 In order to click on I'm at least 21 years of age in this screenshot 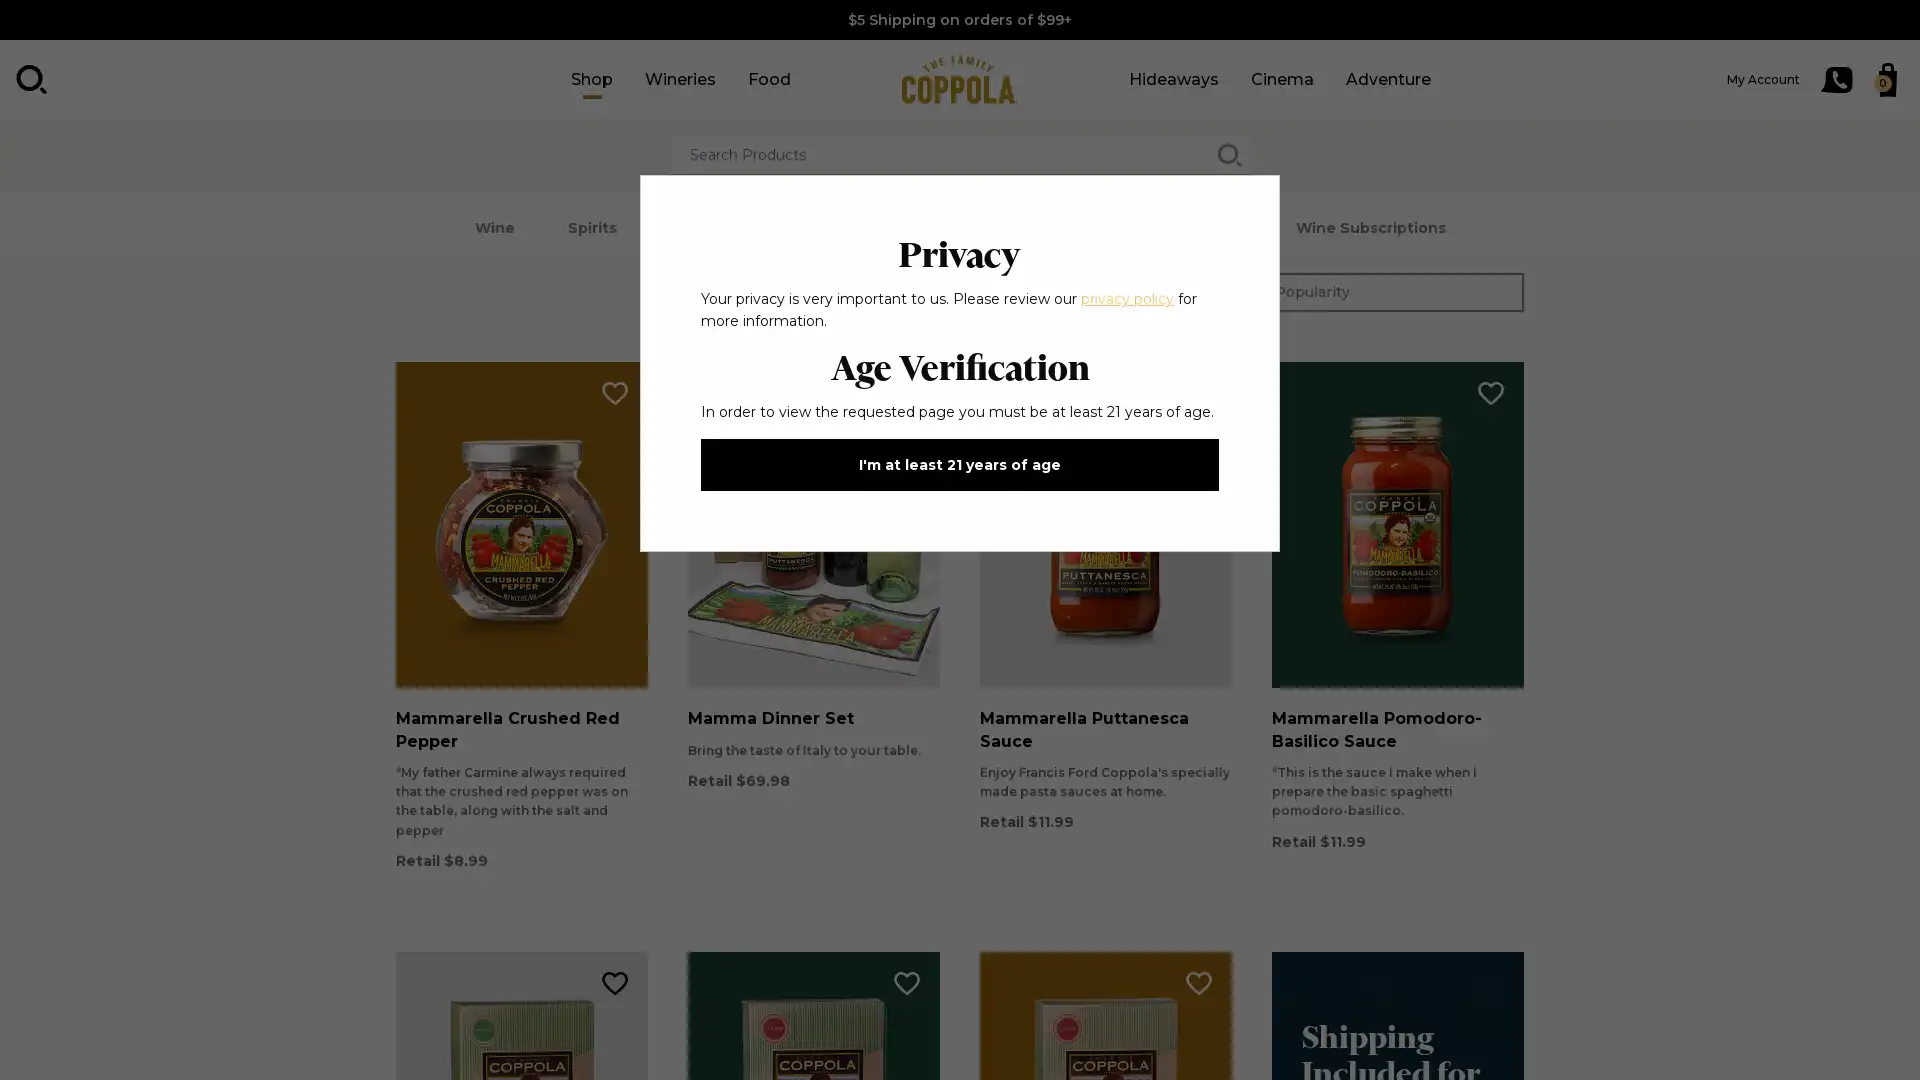, I will do `click(960, 465)`.